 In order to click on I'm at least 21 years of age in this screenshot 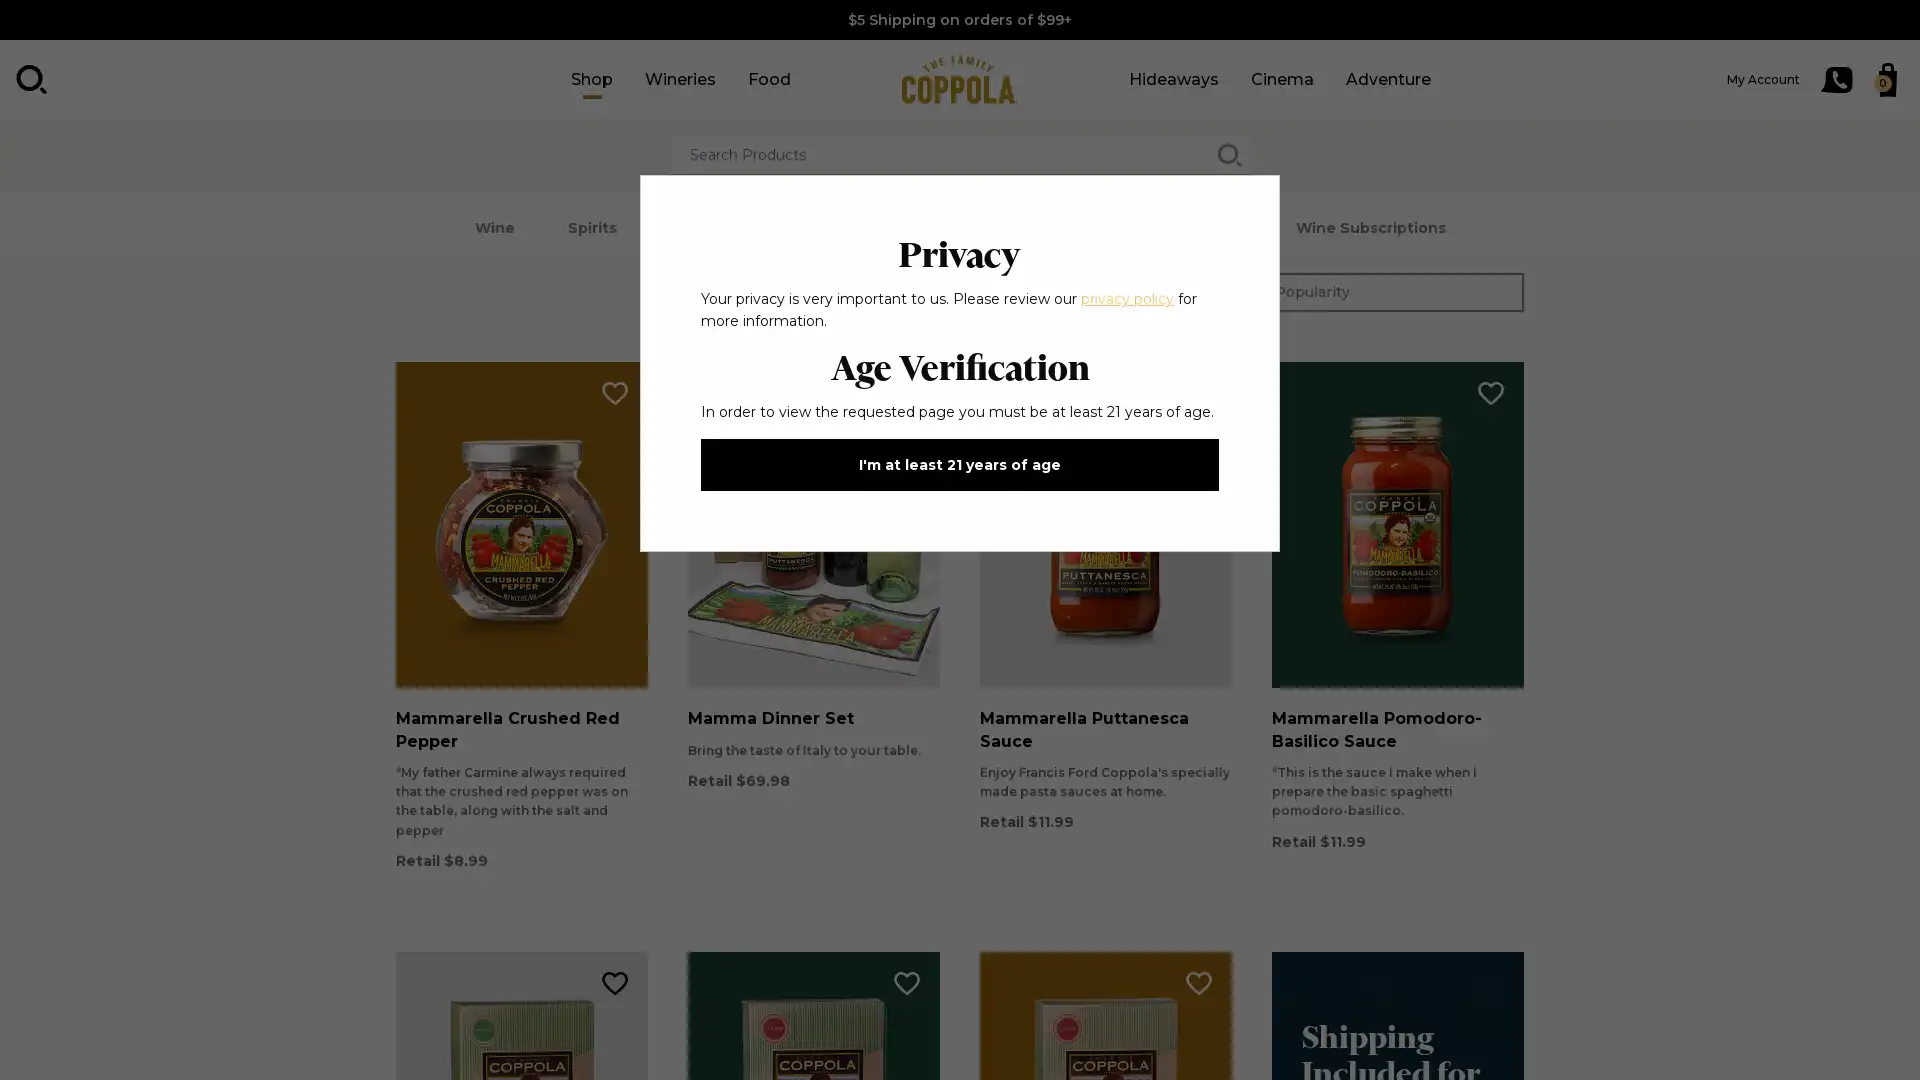, I will do `click(960, 465)`.